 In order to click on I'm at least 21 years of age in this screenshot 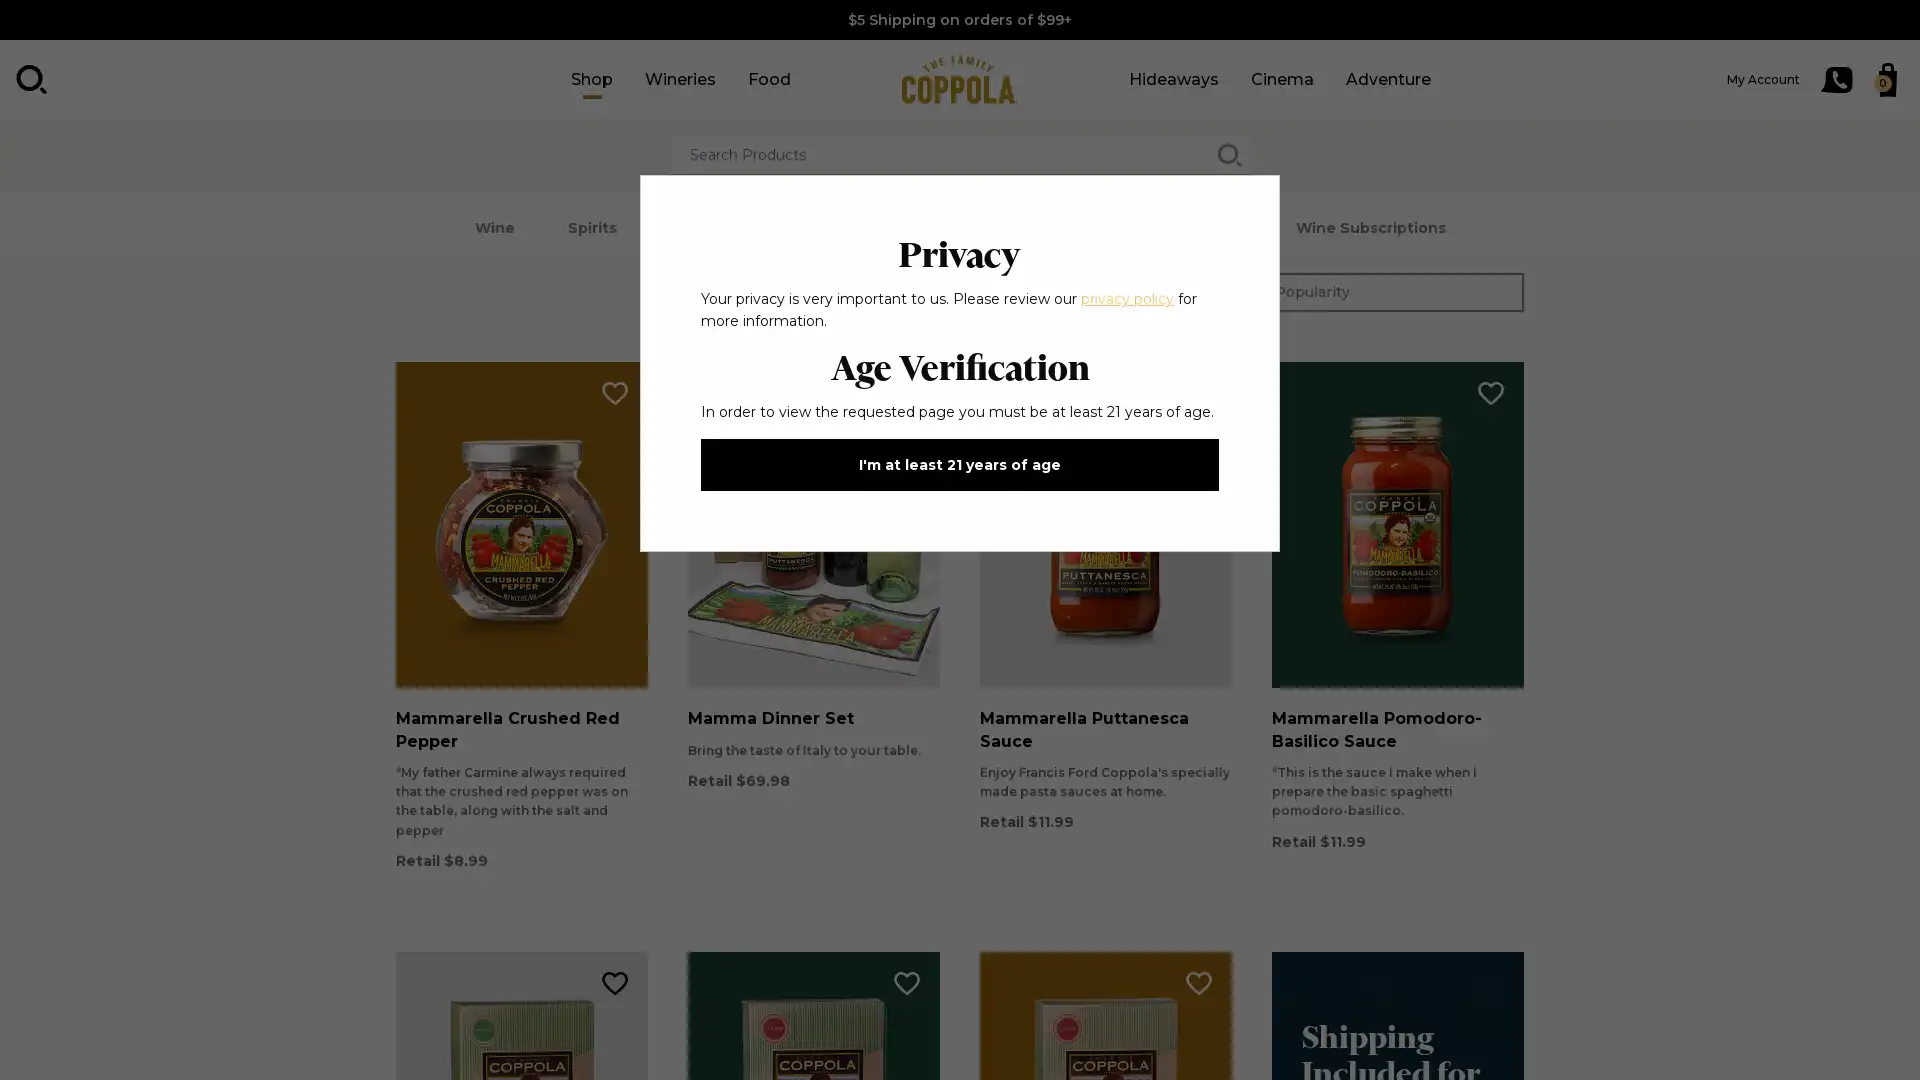, I will do `click(960, 465)`.